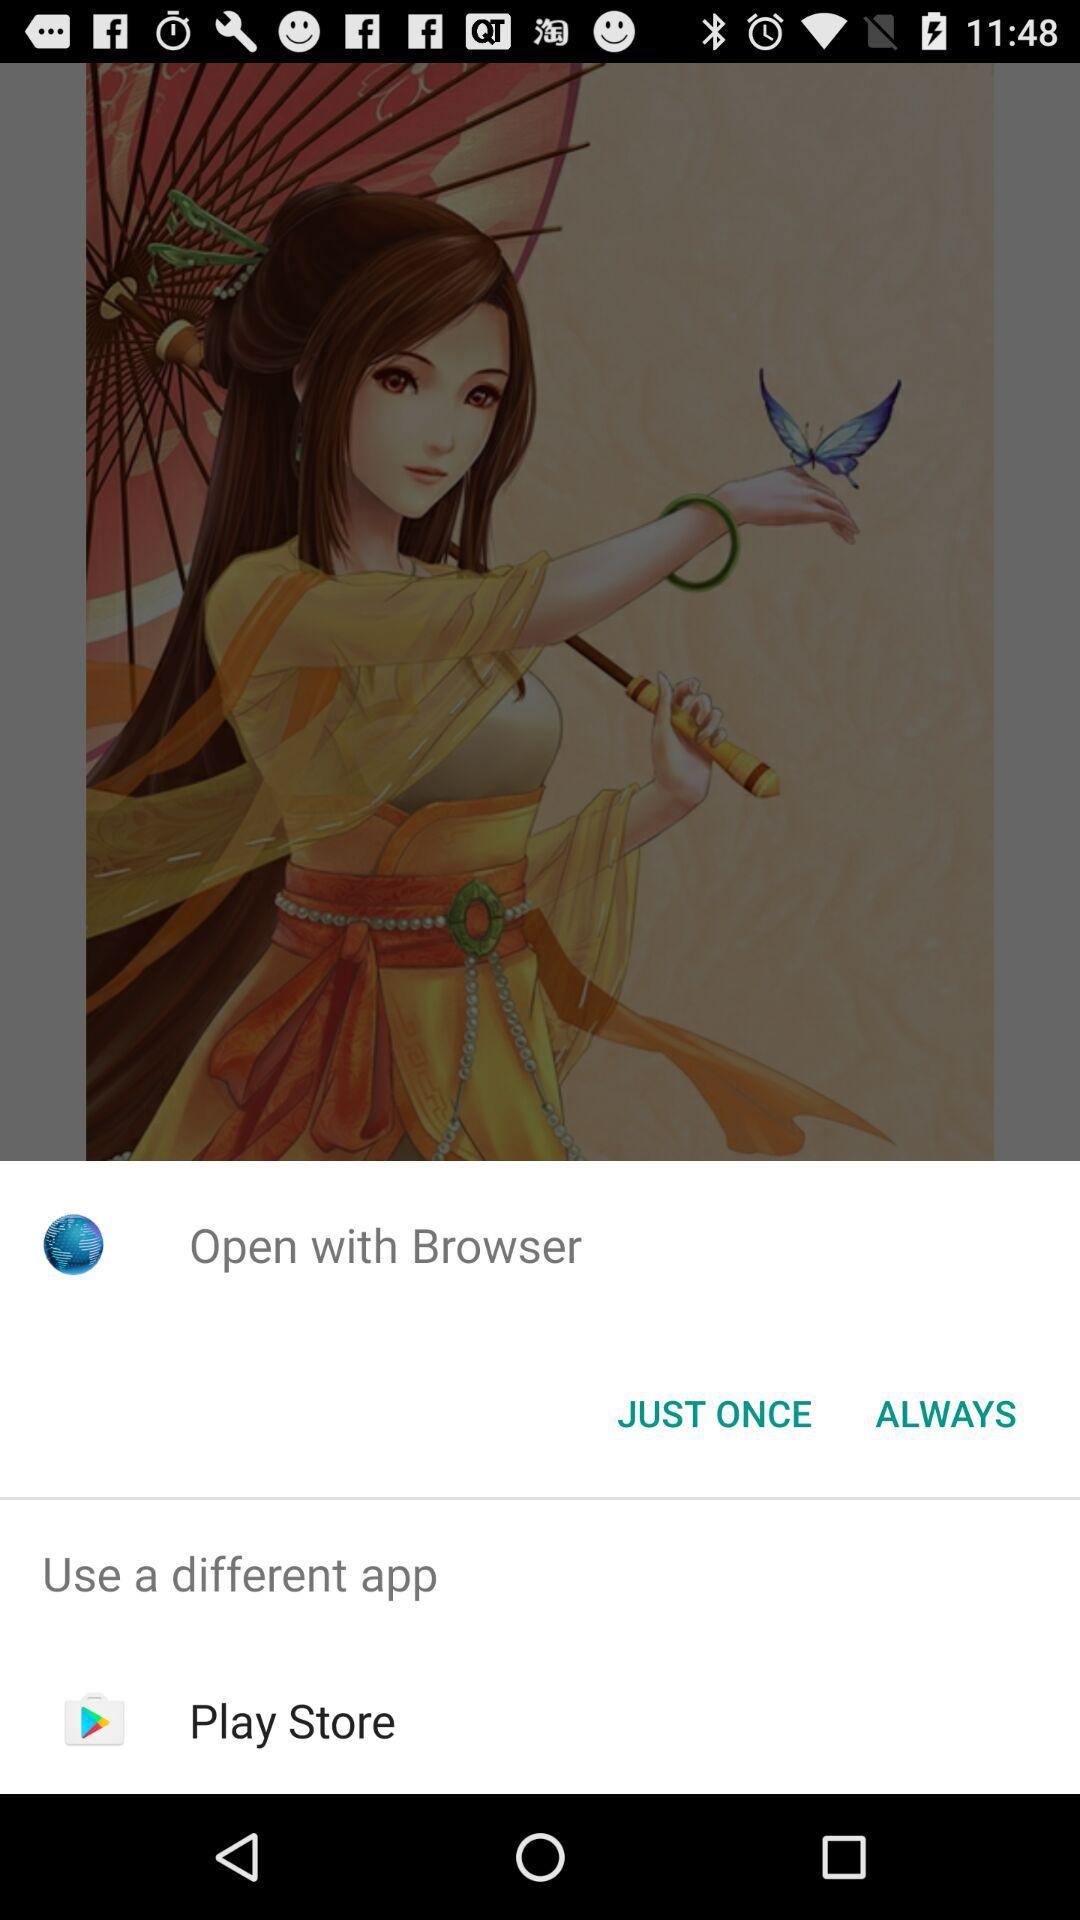 This screenshot has width=1080, height=1920. What do you see at coordinates (945, 1411) in the screenshot?
I see `button to the right of just once button` at bounding box center [945, 1411].